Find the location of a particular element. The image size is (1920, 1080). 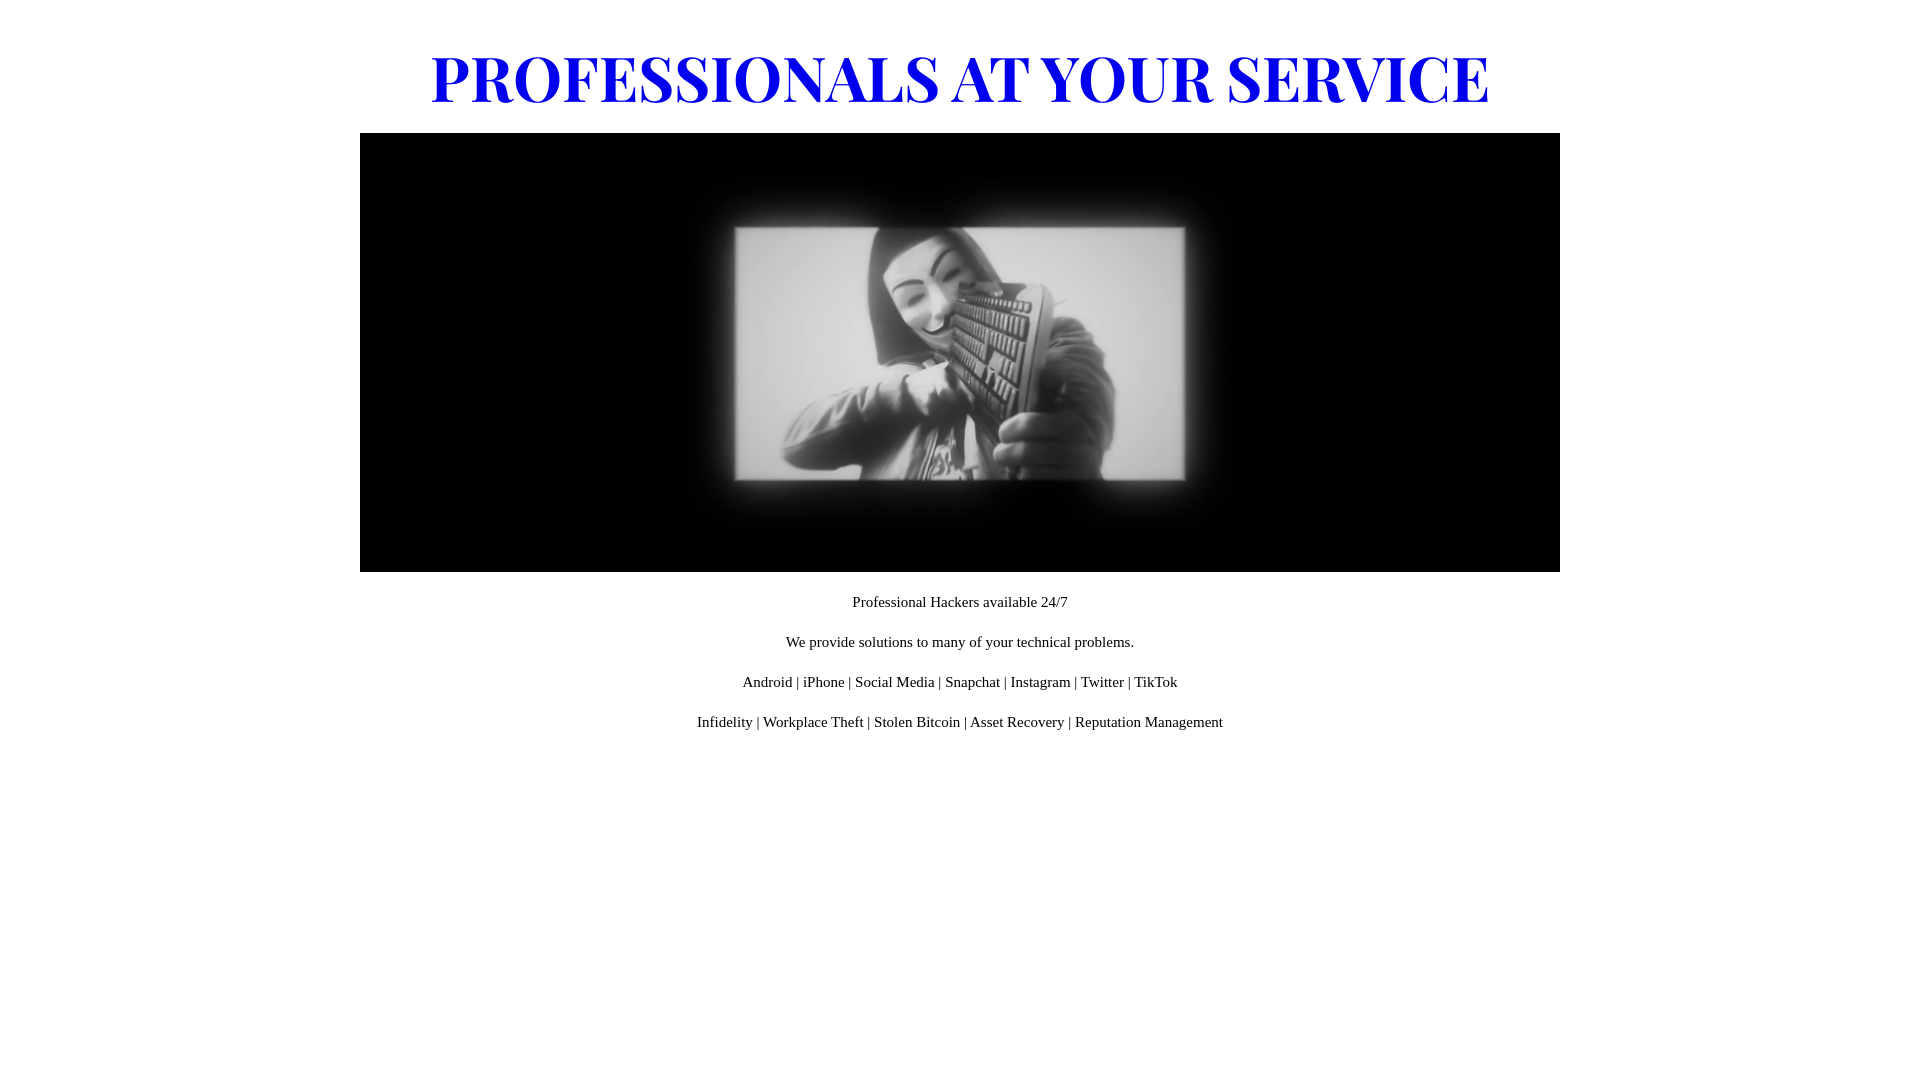

'PROFESSIONALS AT YOUR SERVICE' is located at coordinates (960, 75).